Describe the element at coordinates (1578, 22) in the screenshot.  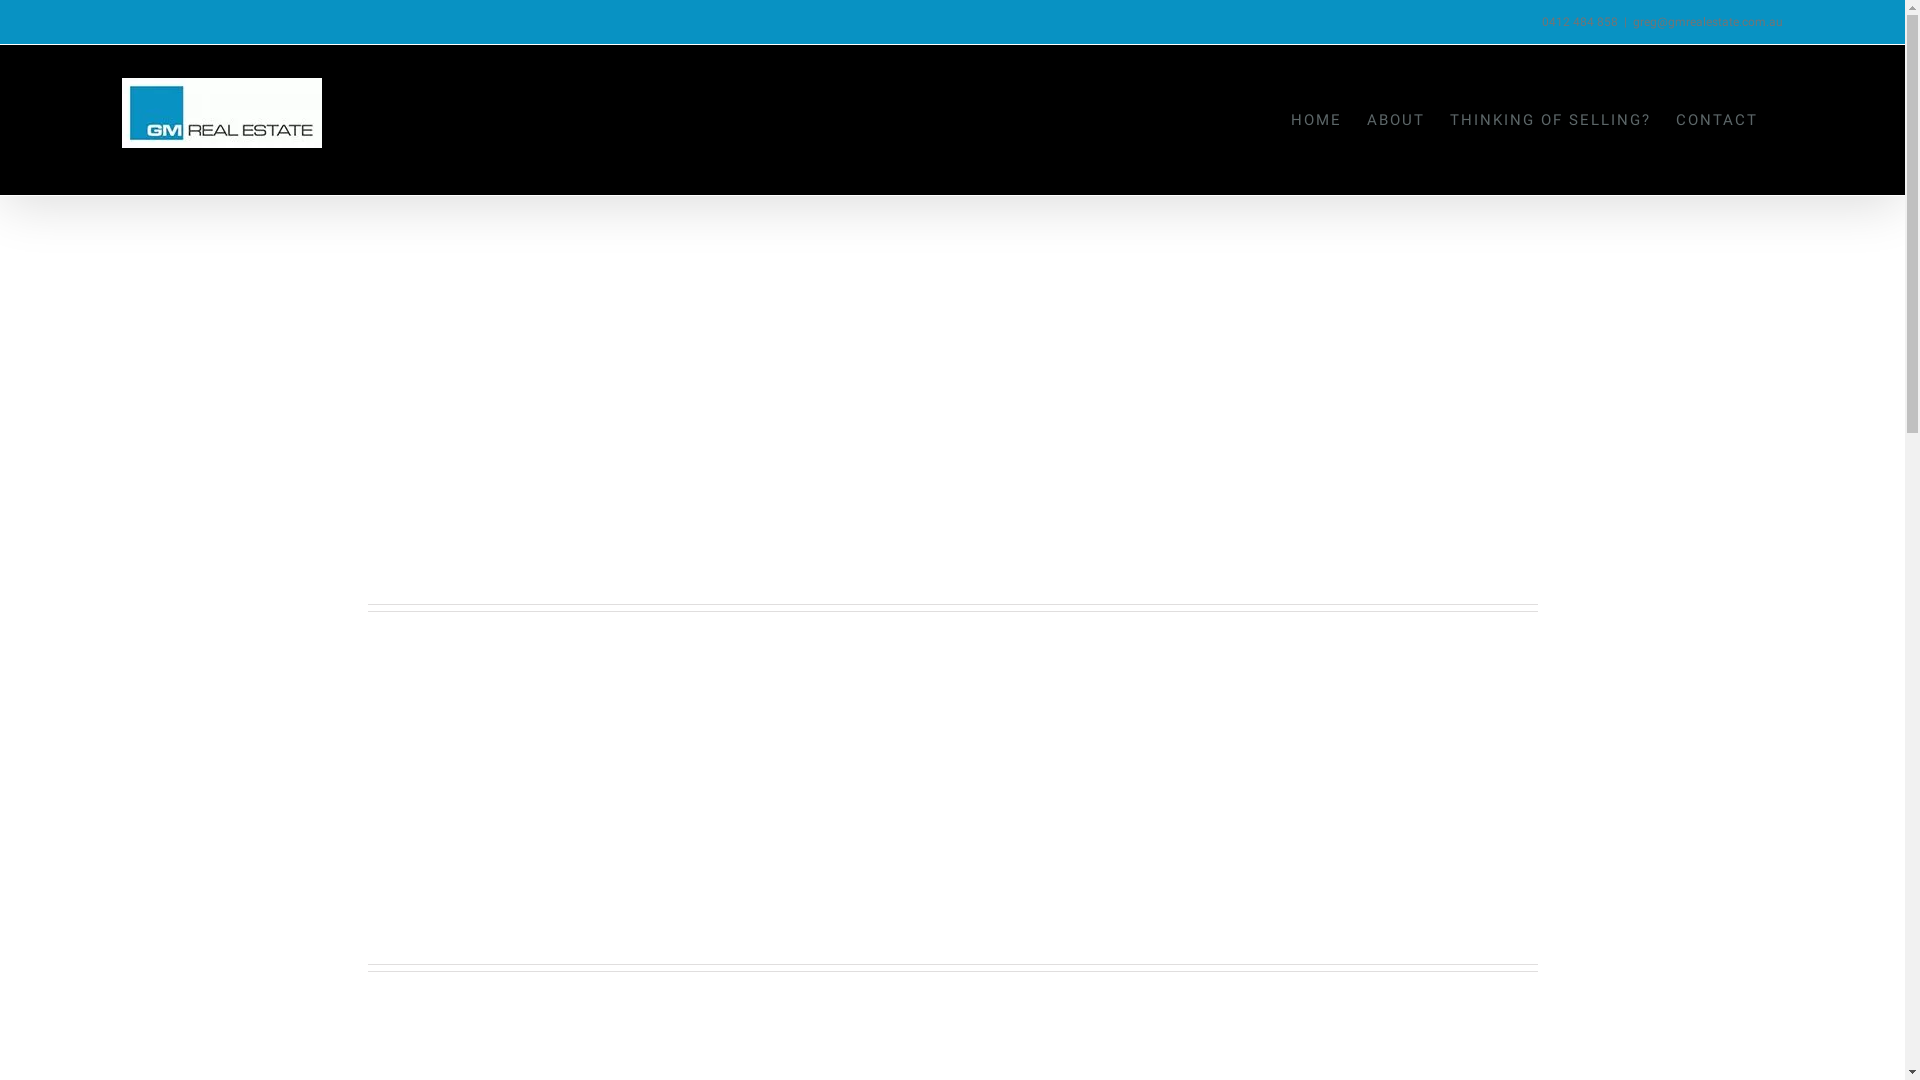
I see `'0412 484 858'` at that location.